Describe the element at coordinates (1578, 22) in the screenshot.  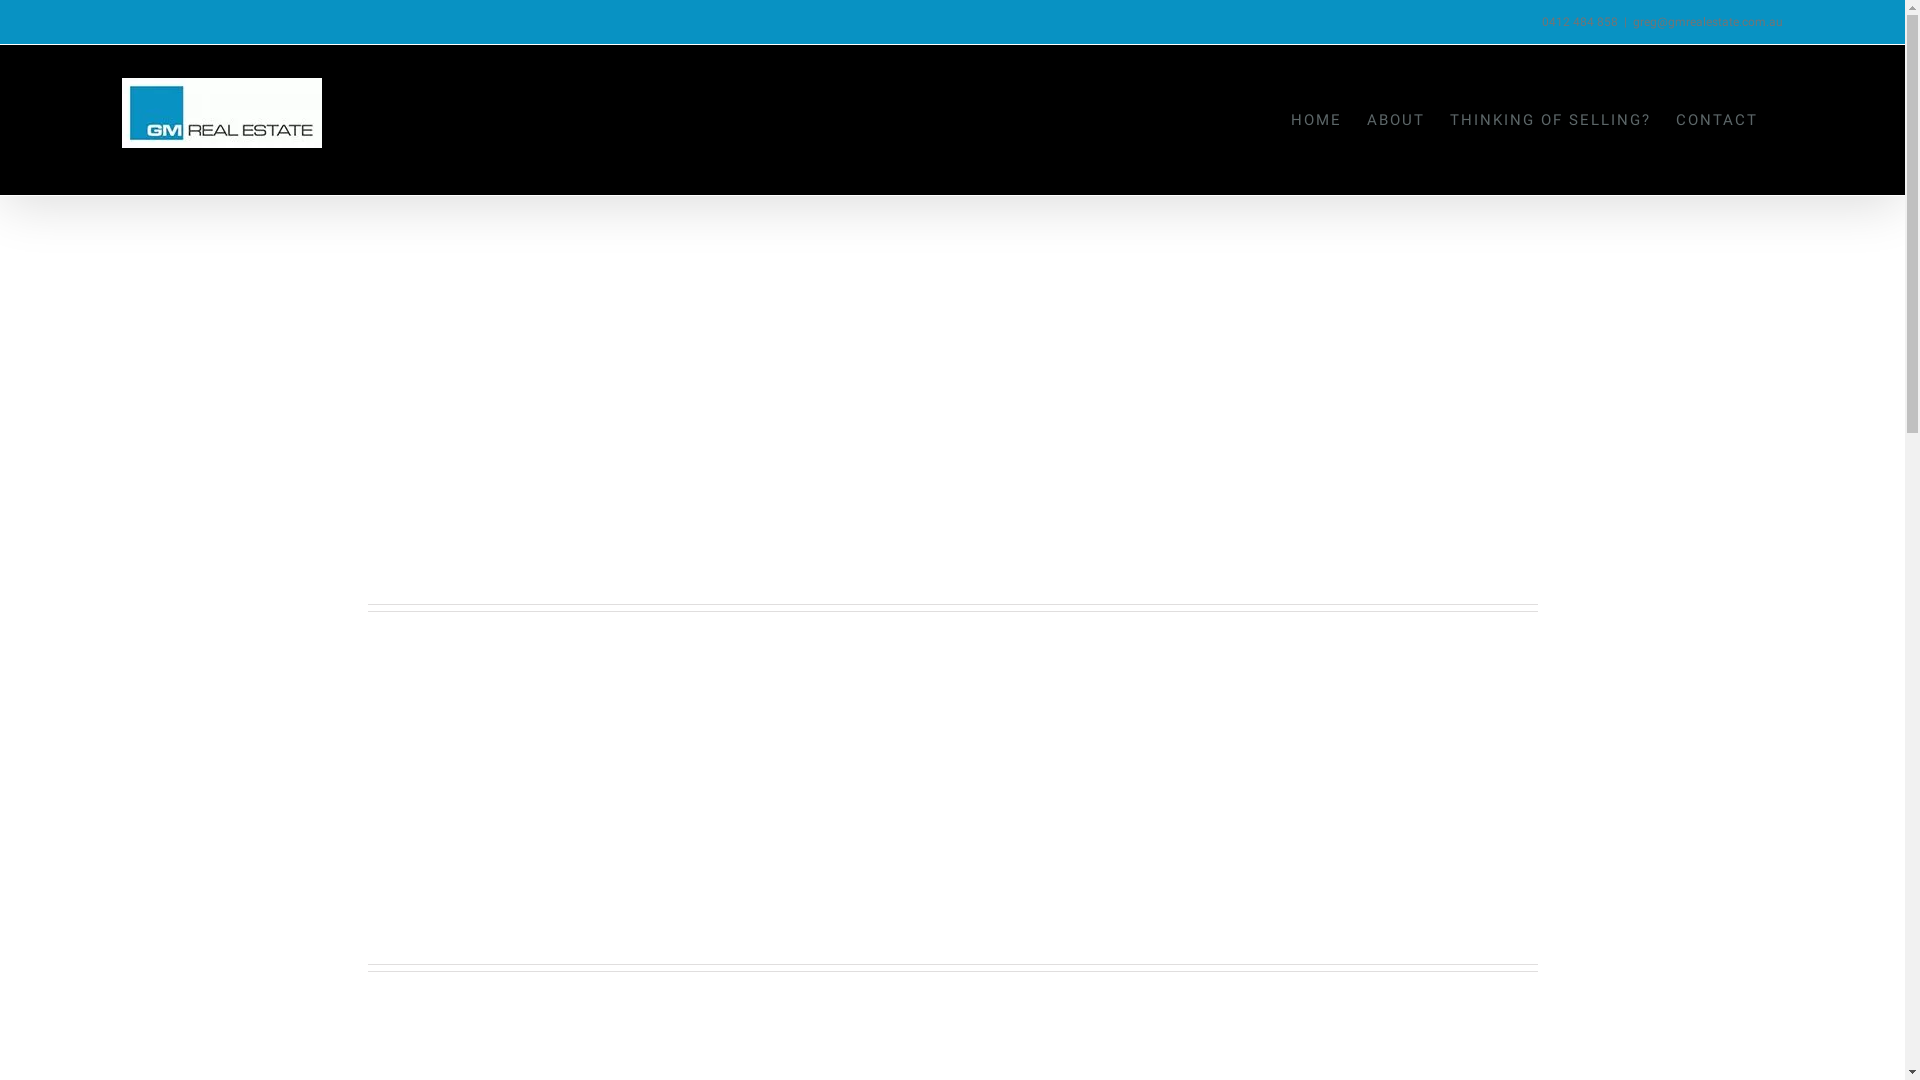
I see `'0412 484 858'` at that location.